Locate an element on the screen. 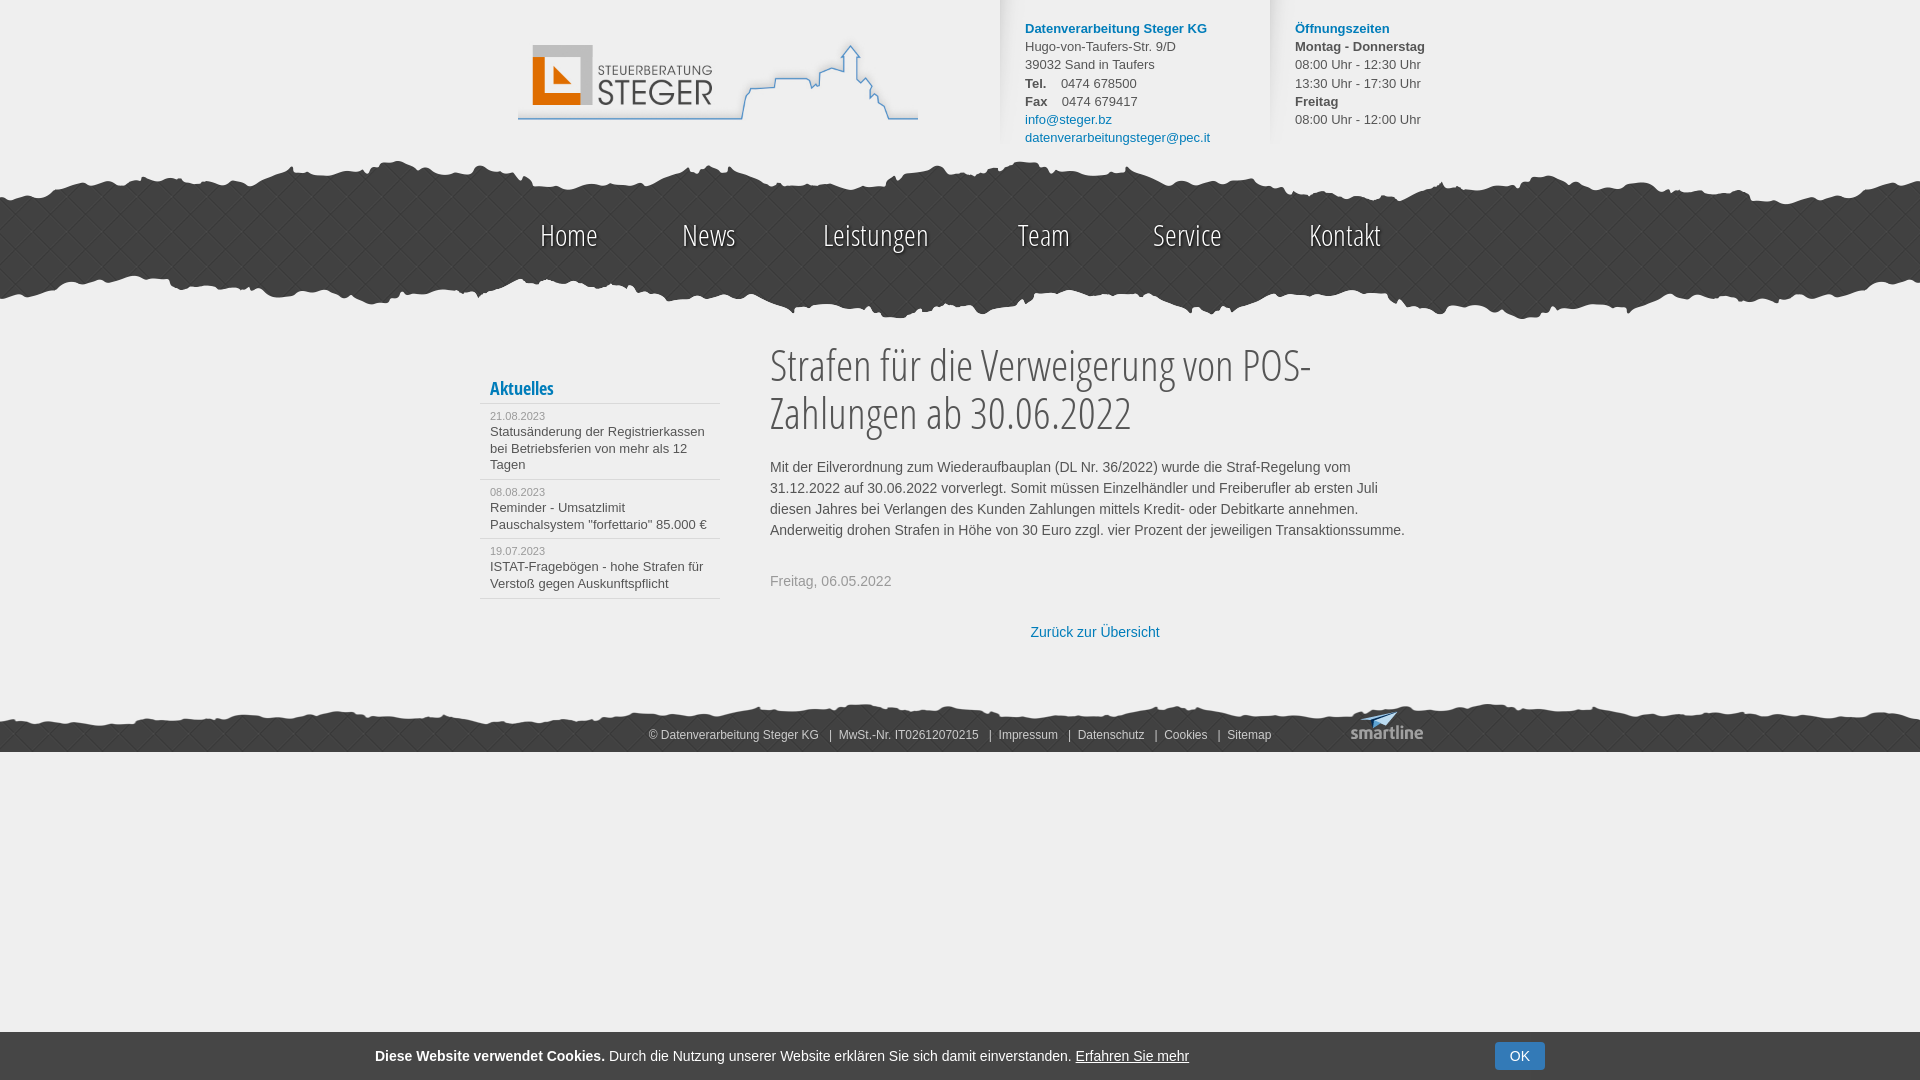 This screenshot has width=1920, height=1080. 'Kontakt' is located at coordinates (1344, 234).